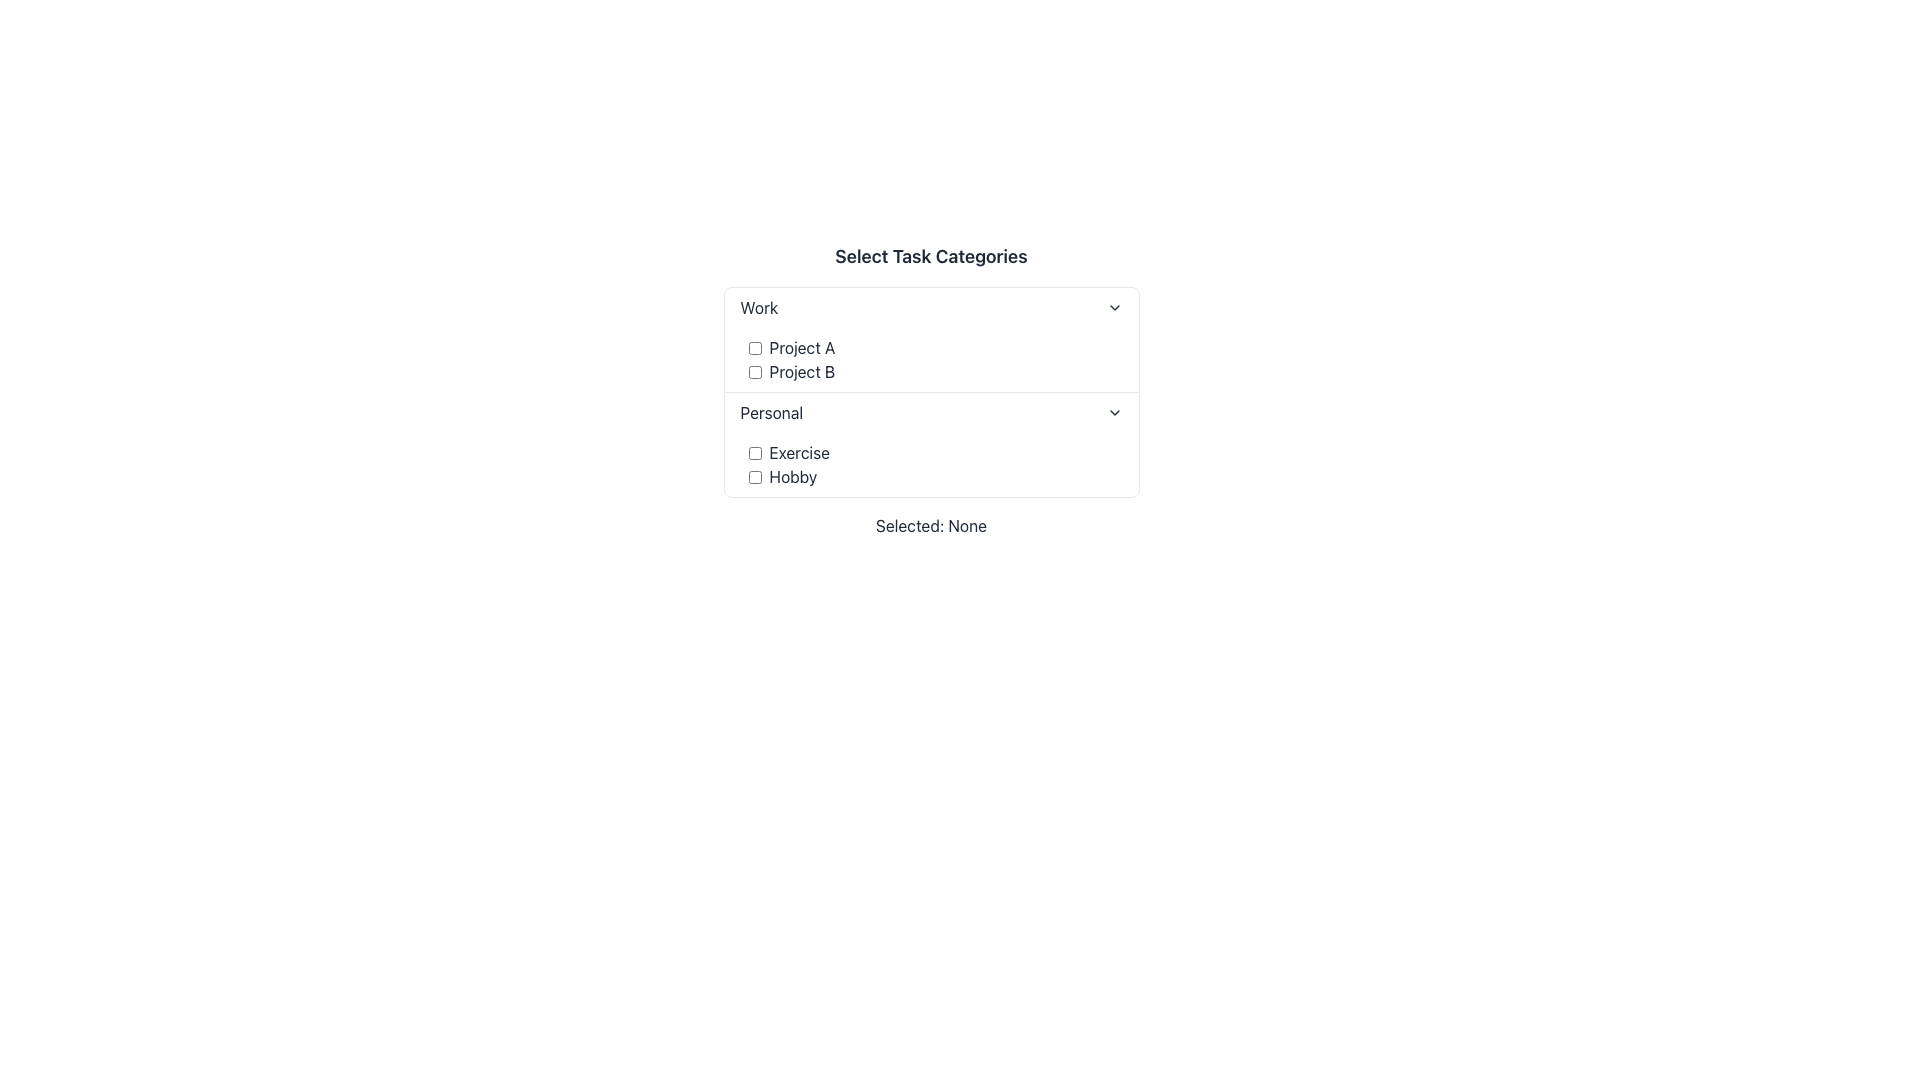 The image size is (1920, 1080). Describe the element at coordinates (930, 465) in the screenshot. I see `the checkboxes in the 'Personal' group under 'Select Task Categories'` at that location.